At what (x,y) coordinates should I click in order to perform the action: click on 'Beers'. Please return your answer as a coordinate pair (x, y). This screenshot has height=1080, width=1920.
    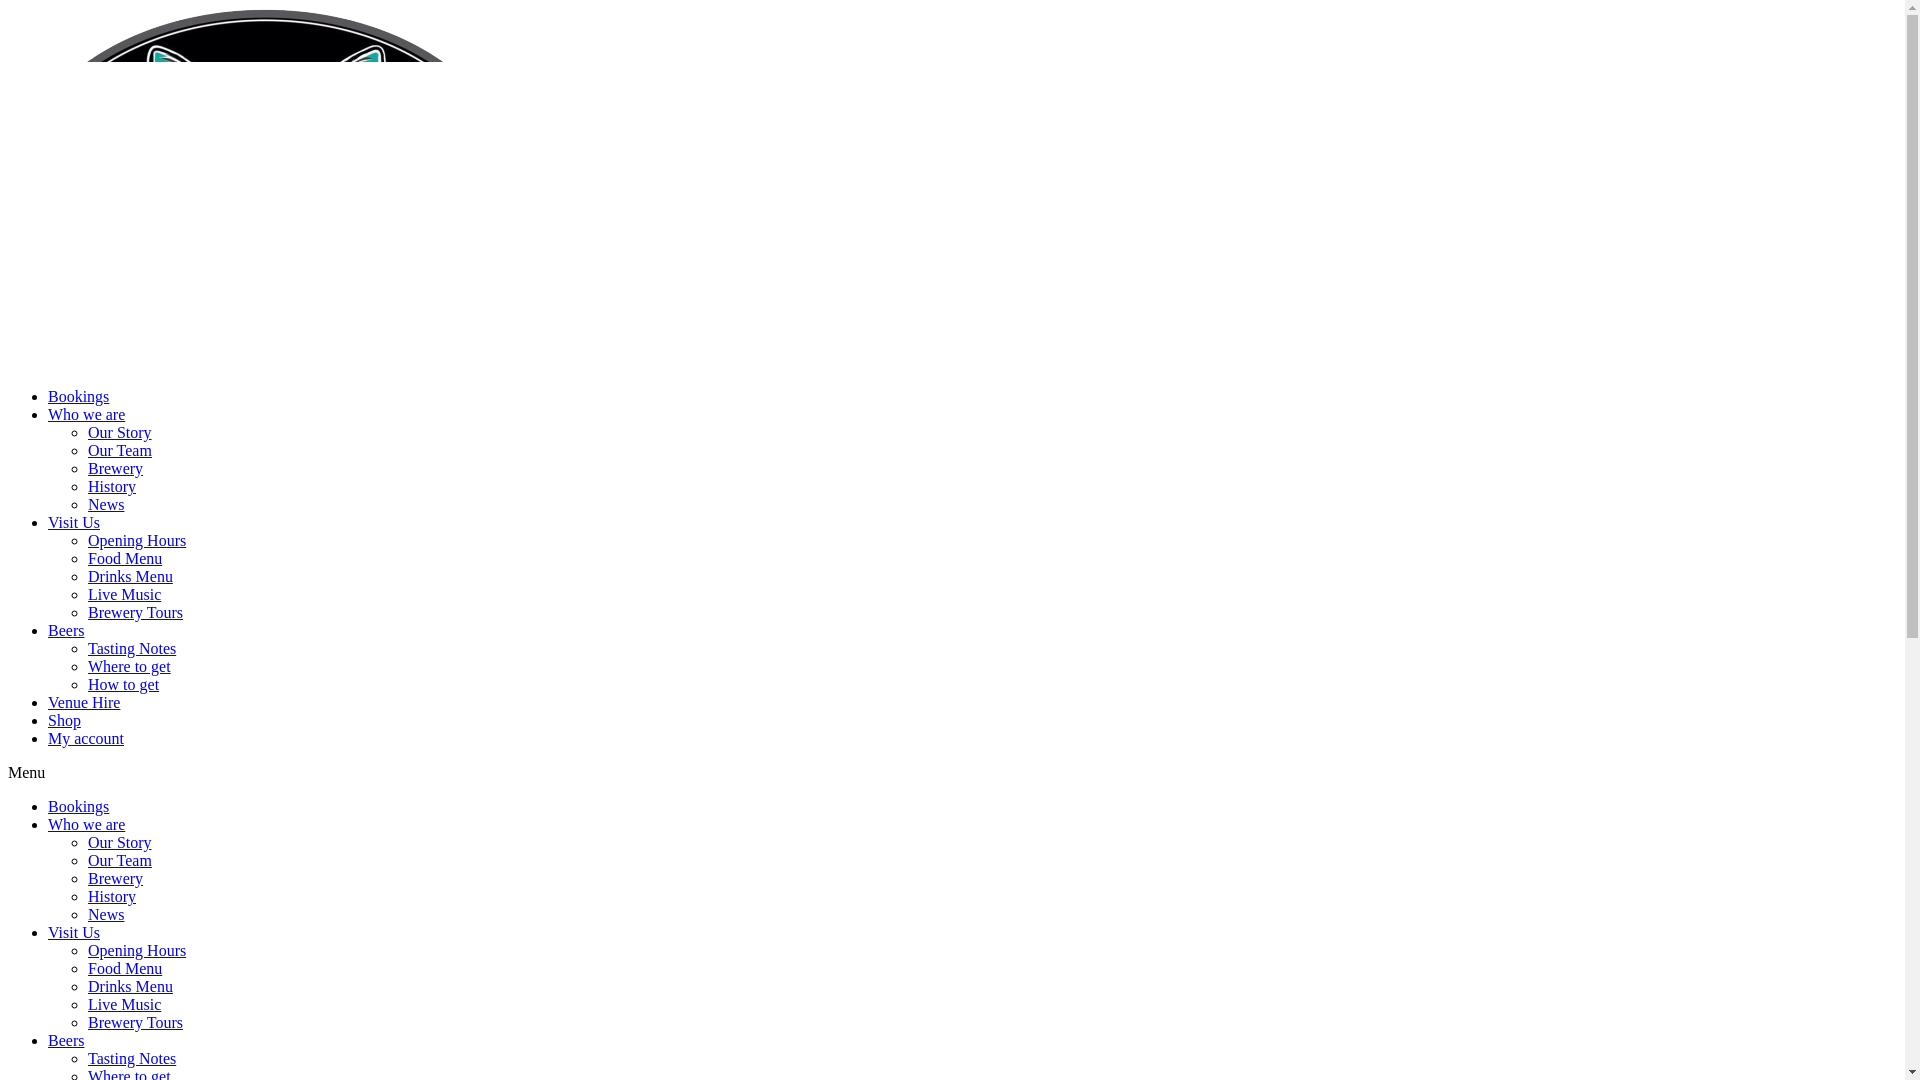
    Looking at the image, I should click on (48, 1039).